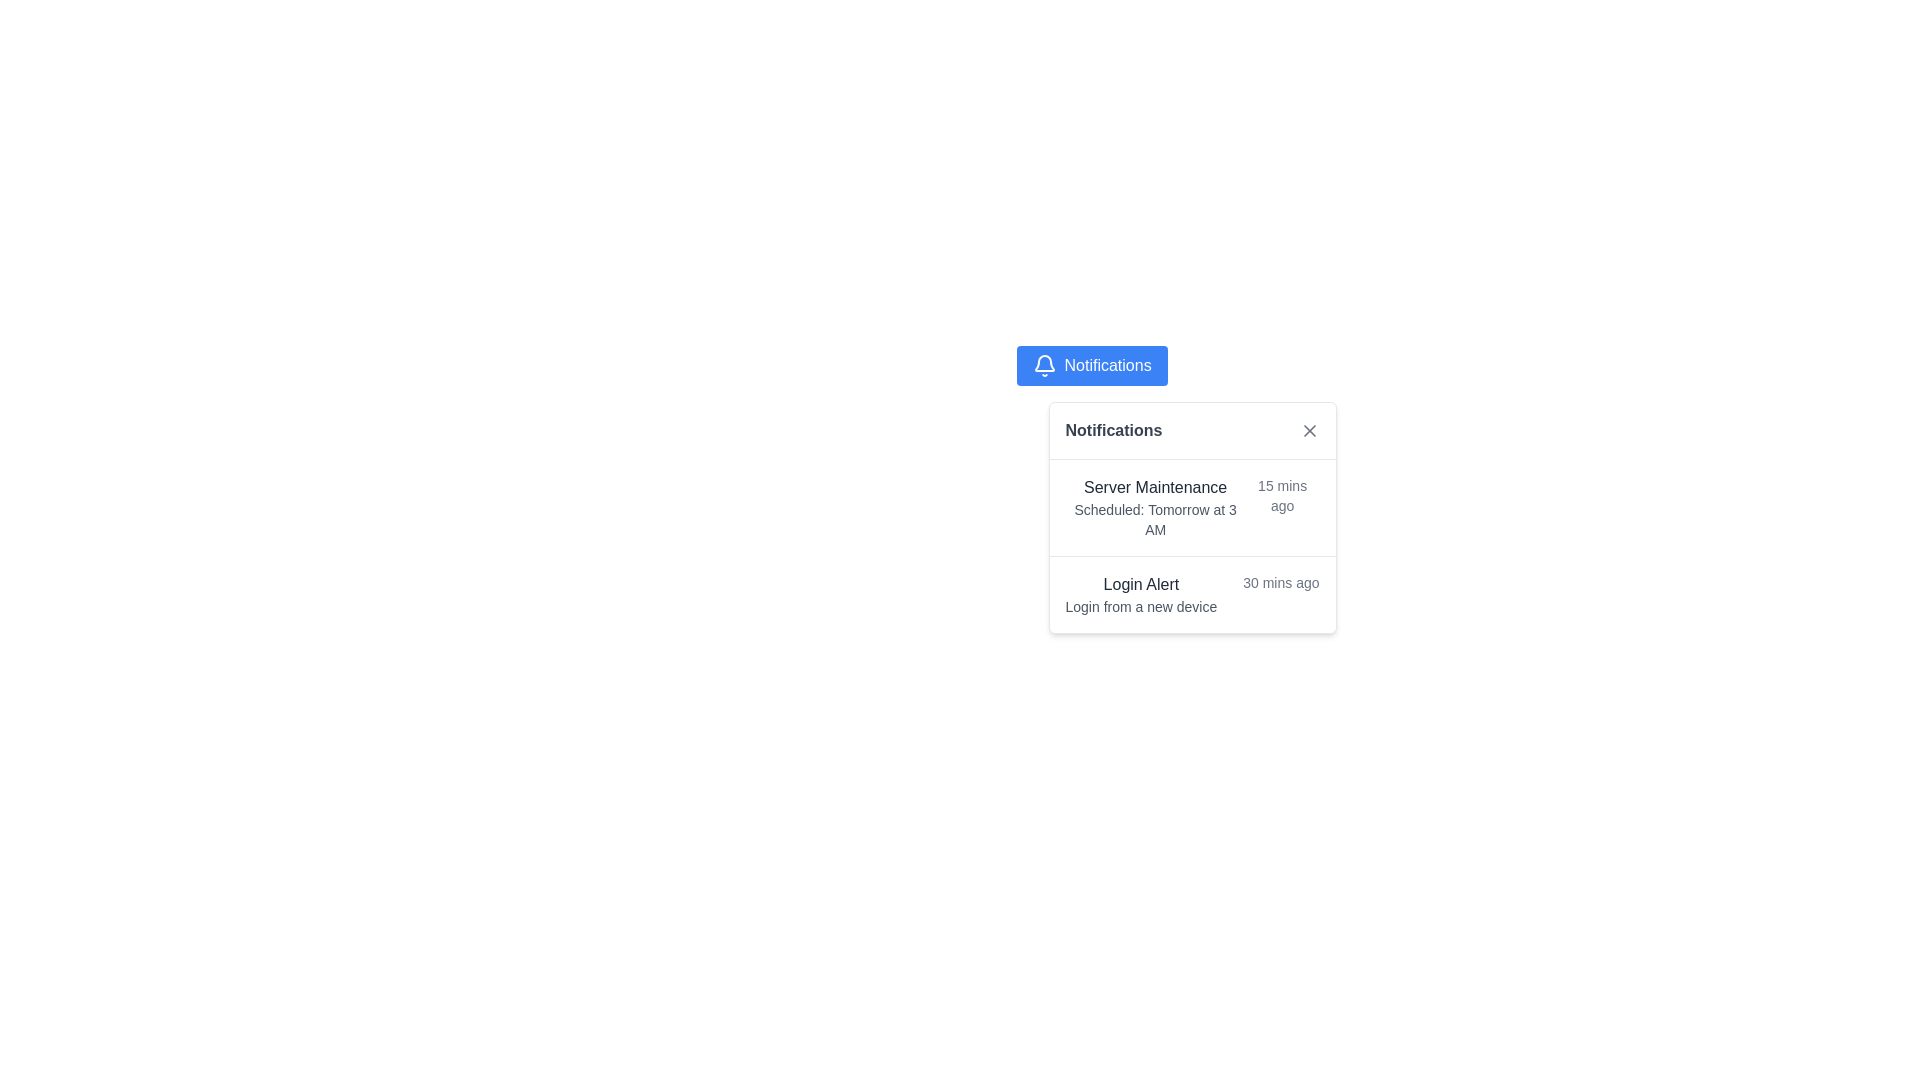  Describe the element at coordinates (1141, 605) in the screenshot. I see `the static text that provides additional details about a notification regarding a login from a new device, located in the notification dropdown under the 'Login Alert' heading` at that location.